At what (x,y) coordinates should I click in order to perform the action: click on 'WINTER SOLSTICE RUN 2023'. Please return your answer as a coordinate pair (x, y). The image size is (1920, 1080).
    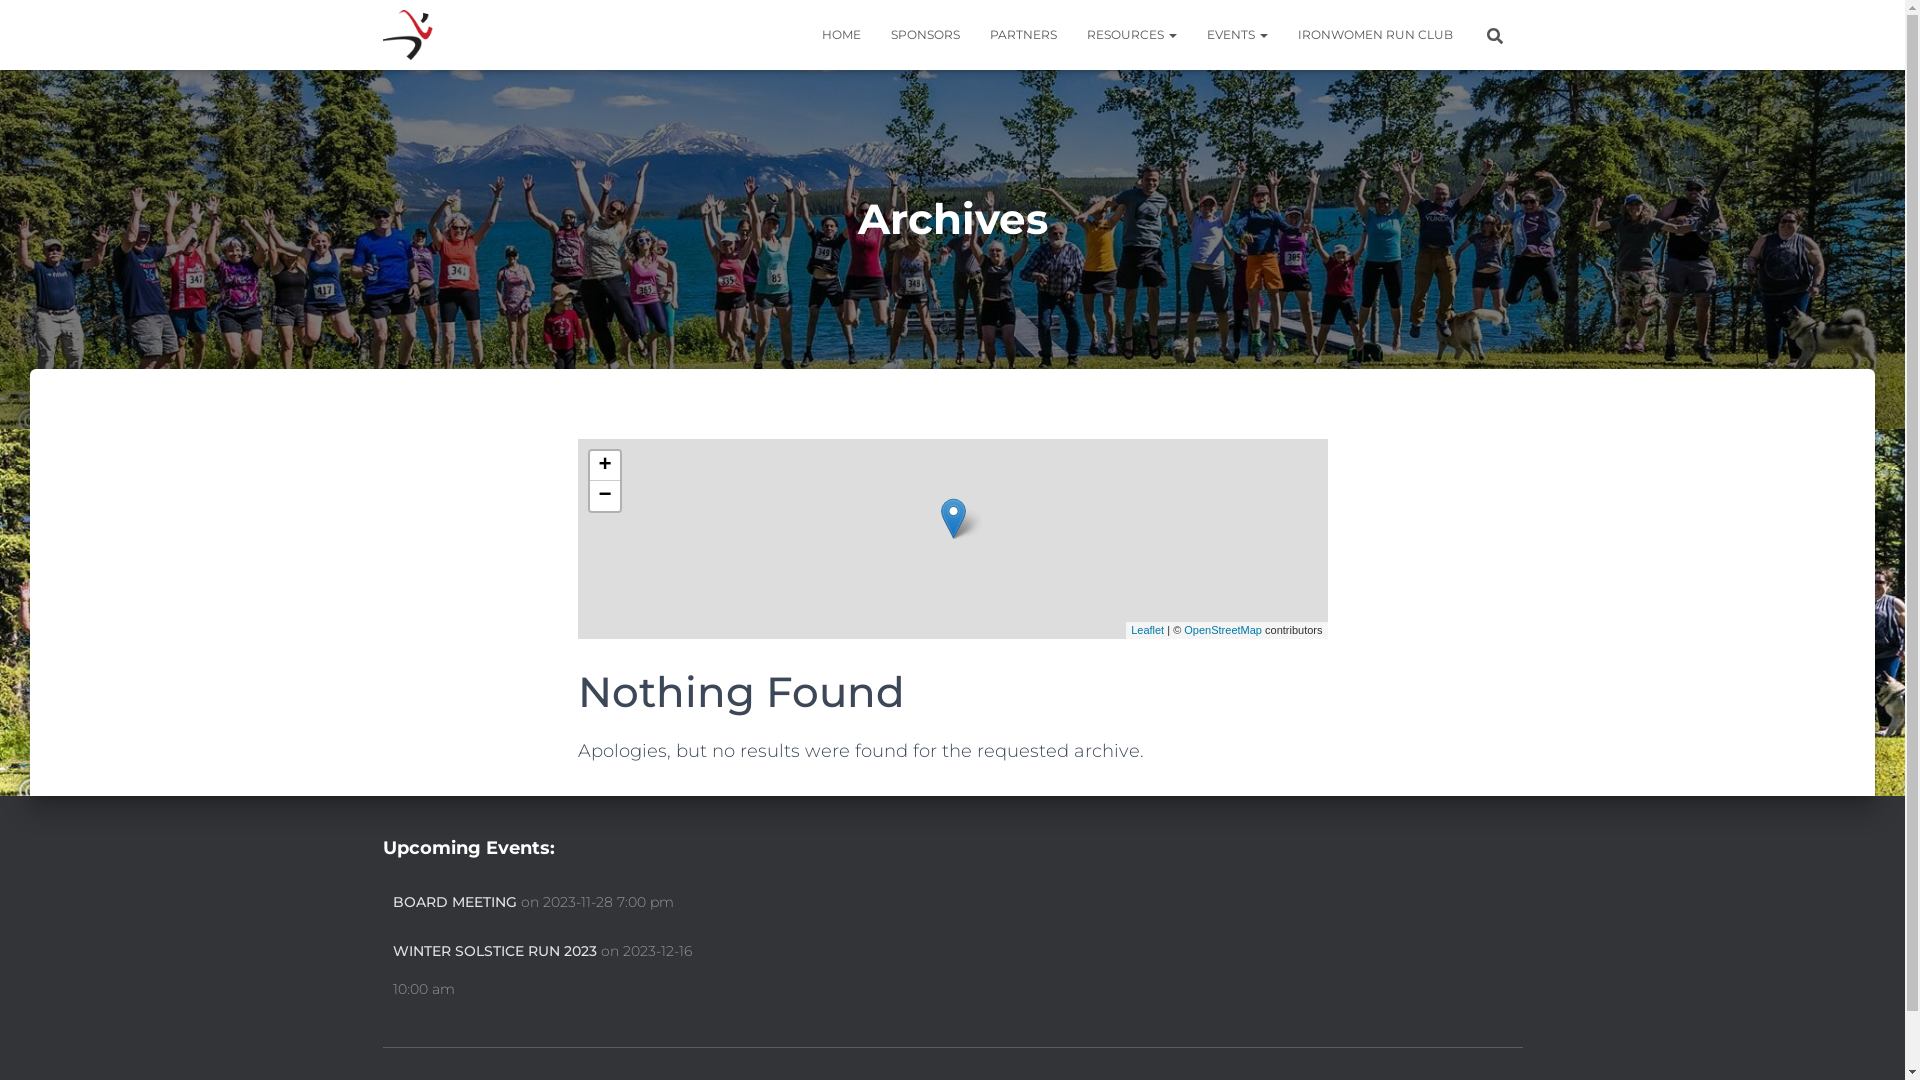
    Looking at the image, I should click on (494, 951).